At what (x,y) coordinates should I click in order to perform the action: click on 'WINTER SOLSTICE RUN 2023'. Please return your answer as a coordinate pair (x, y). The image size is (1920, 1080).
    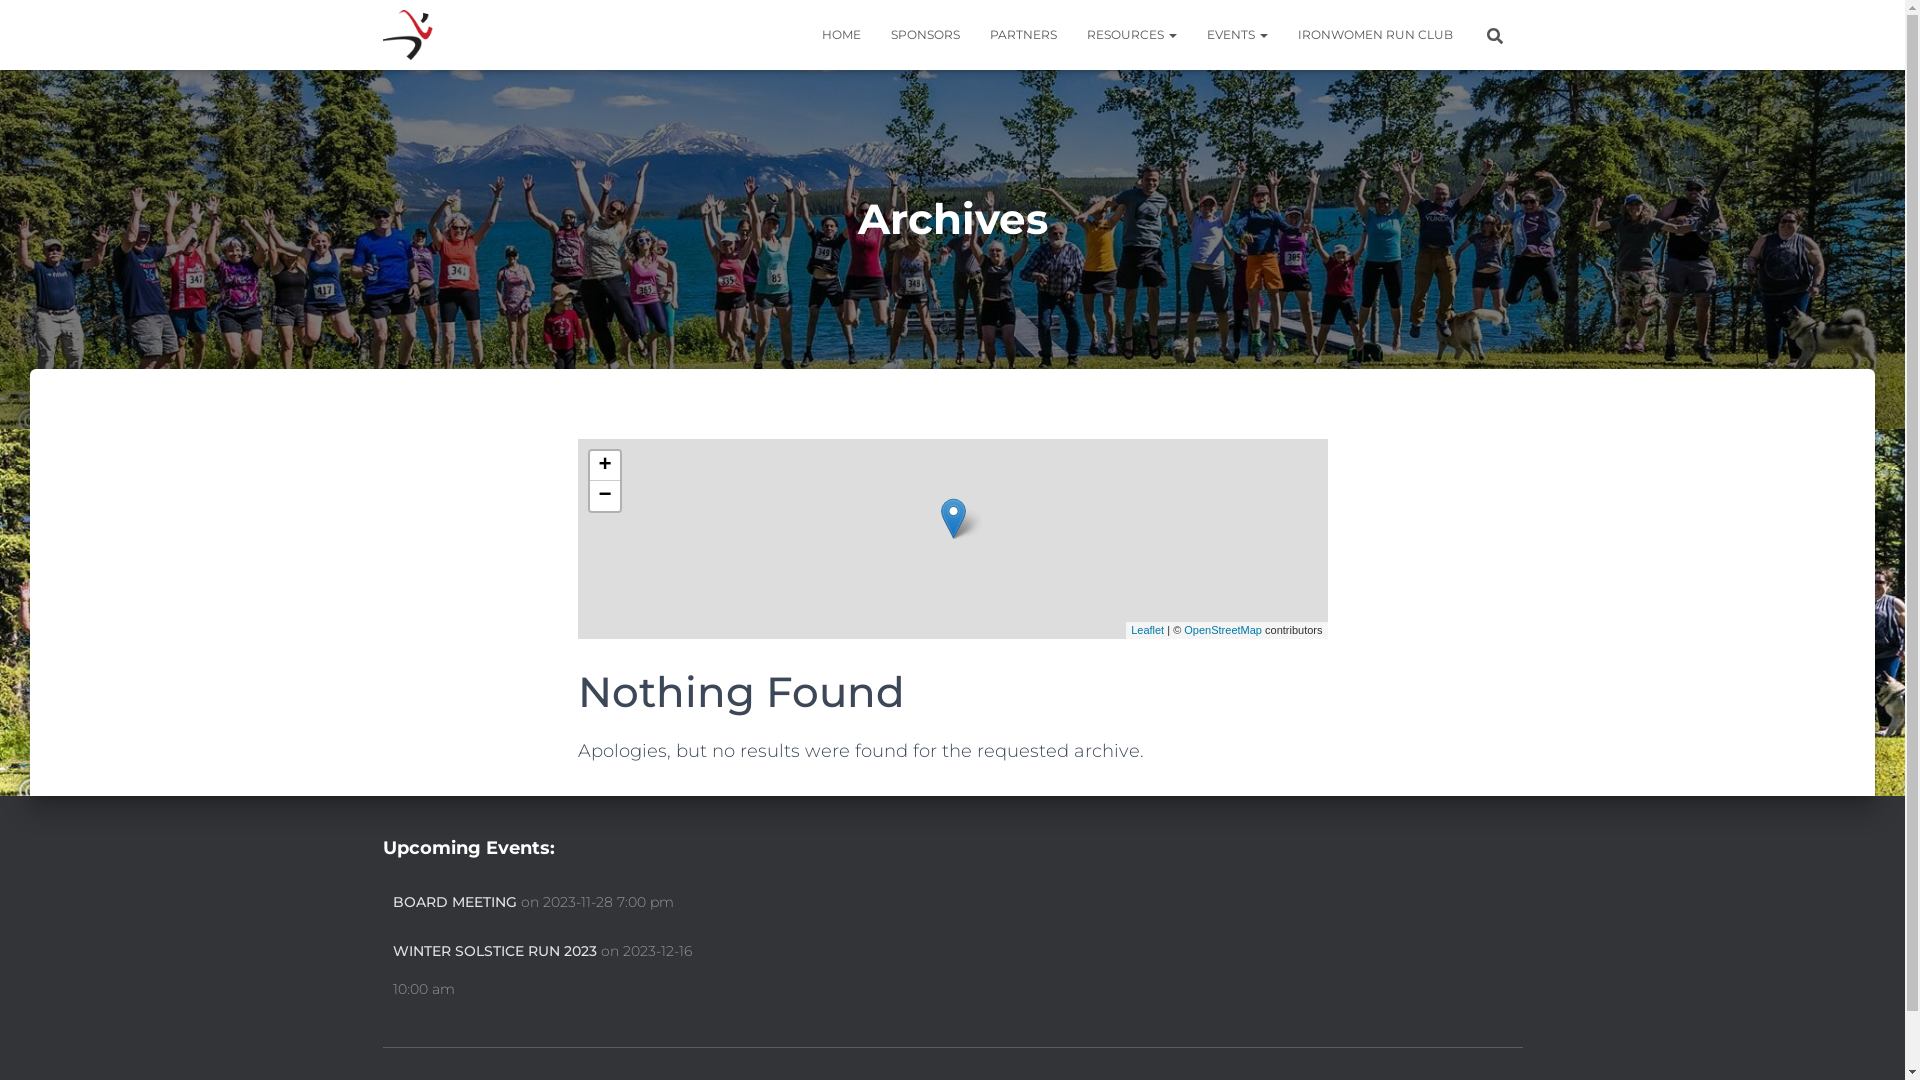
    Looking at the image, I should click on (494, 951).